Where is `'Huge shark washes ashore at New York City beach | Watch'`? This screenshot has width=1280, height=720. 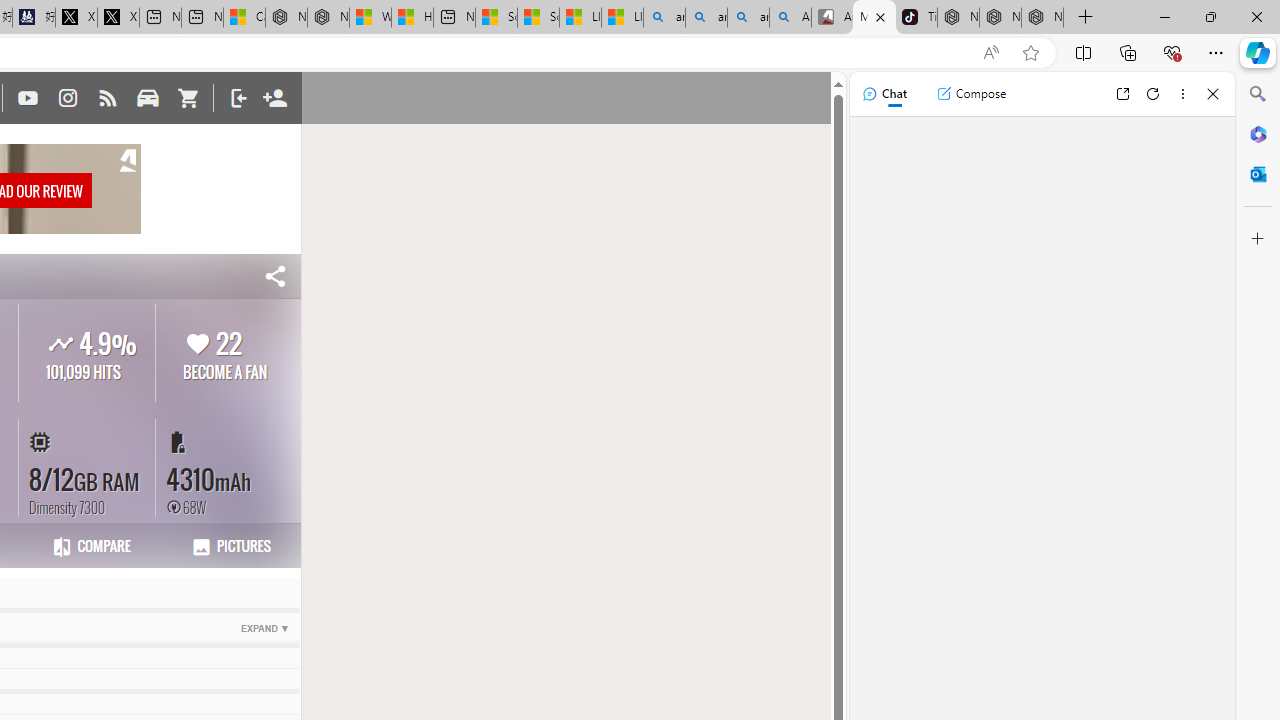 'Huge shark washes ashore at New York City beach | Watch' is located at coordinates (411, 17).